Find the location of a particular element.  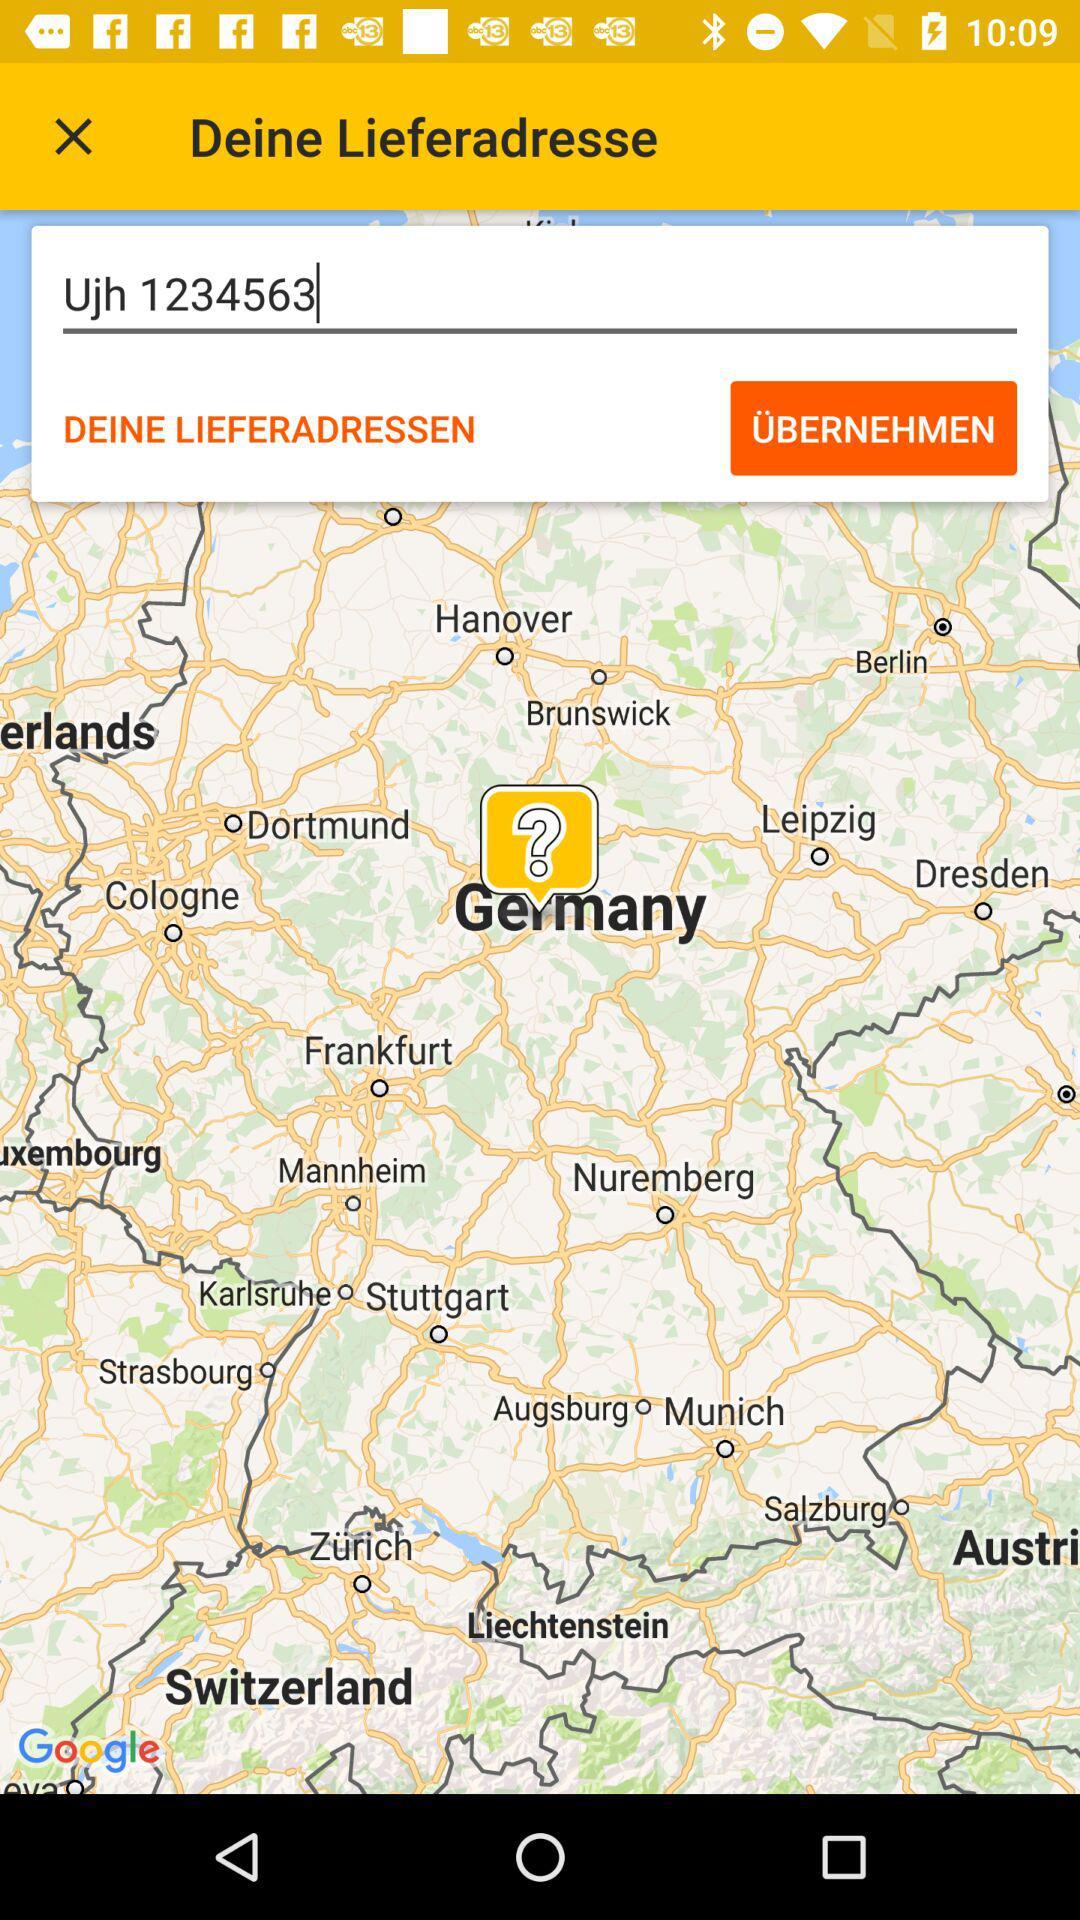

this map is located at coordinates (72, 135).